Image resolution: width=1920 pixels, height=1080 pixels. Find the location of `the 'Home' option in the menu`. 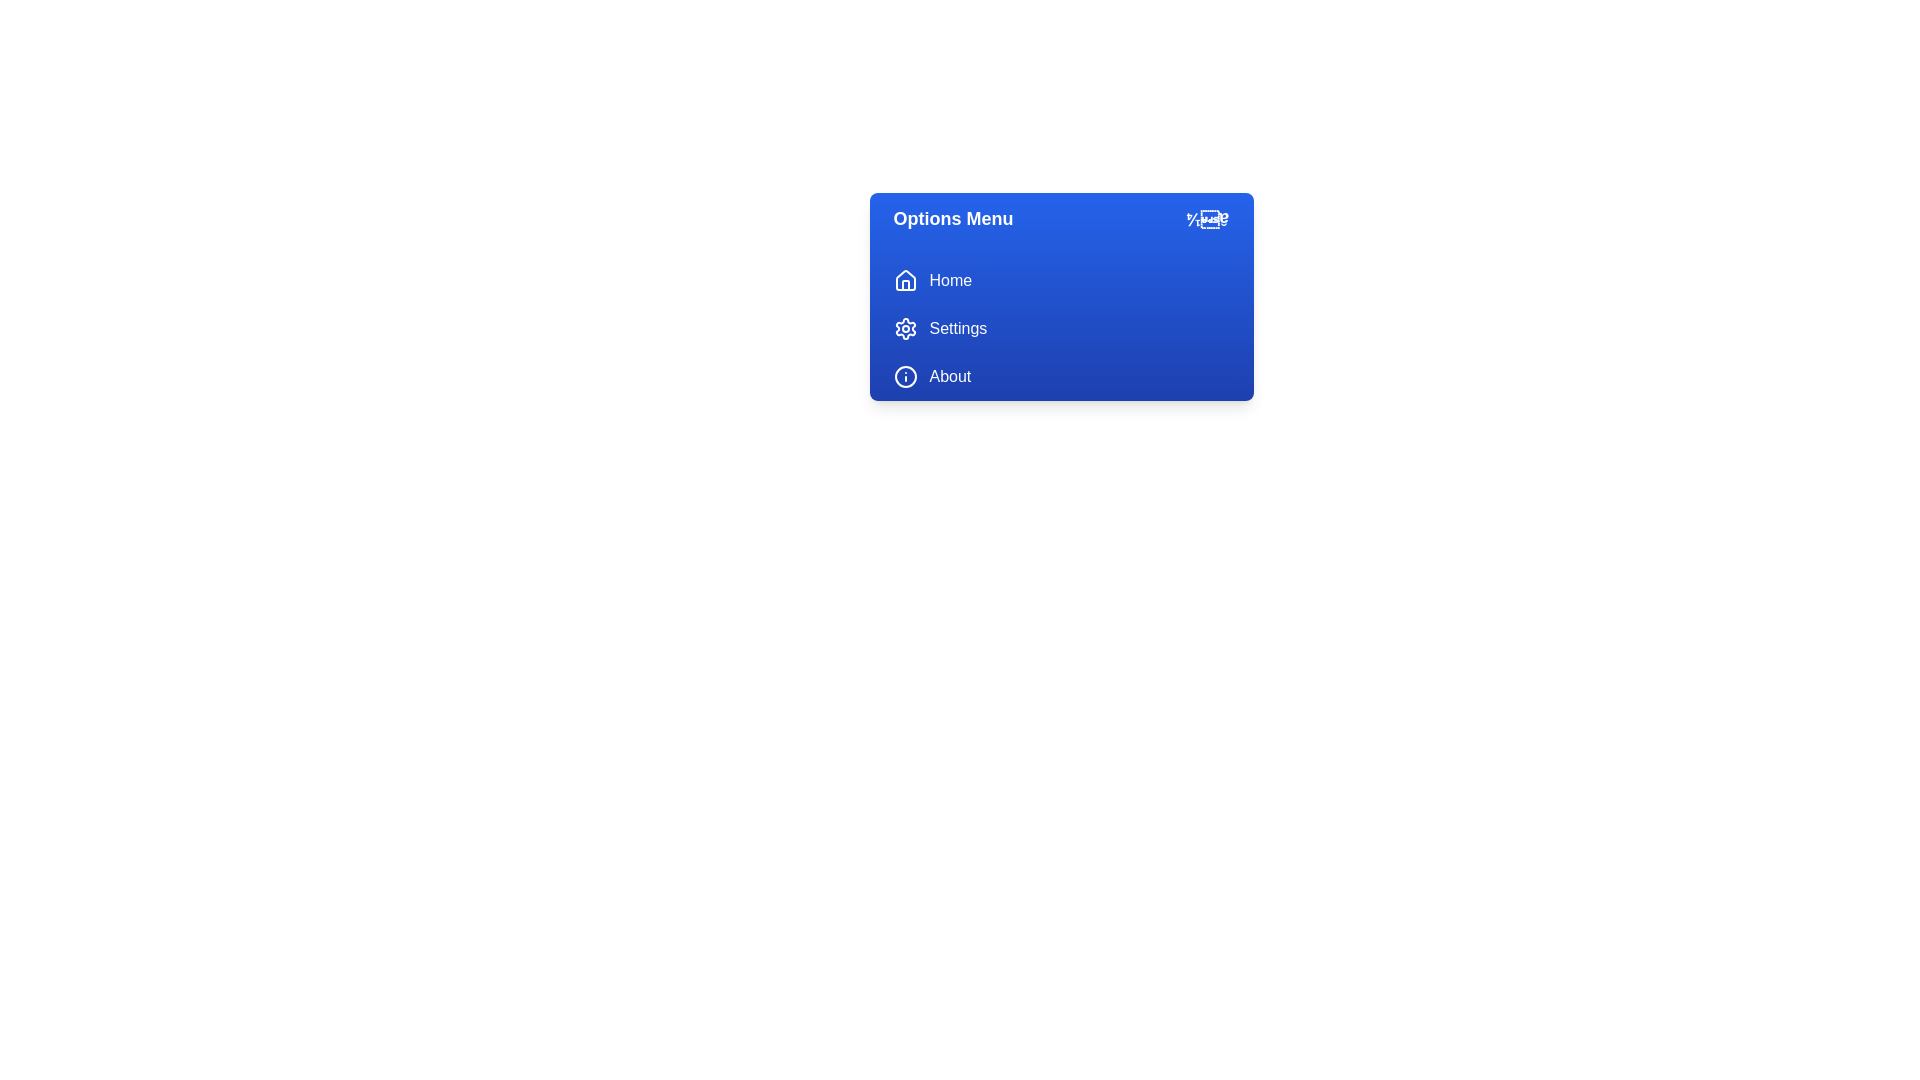

the 'Home' option in the menu is located at coordinates (1060, 281).